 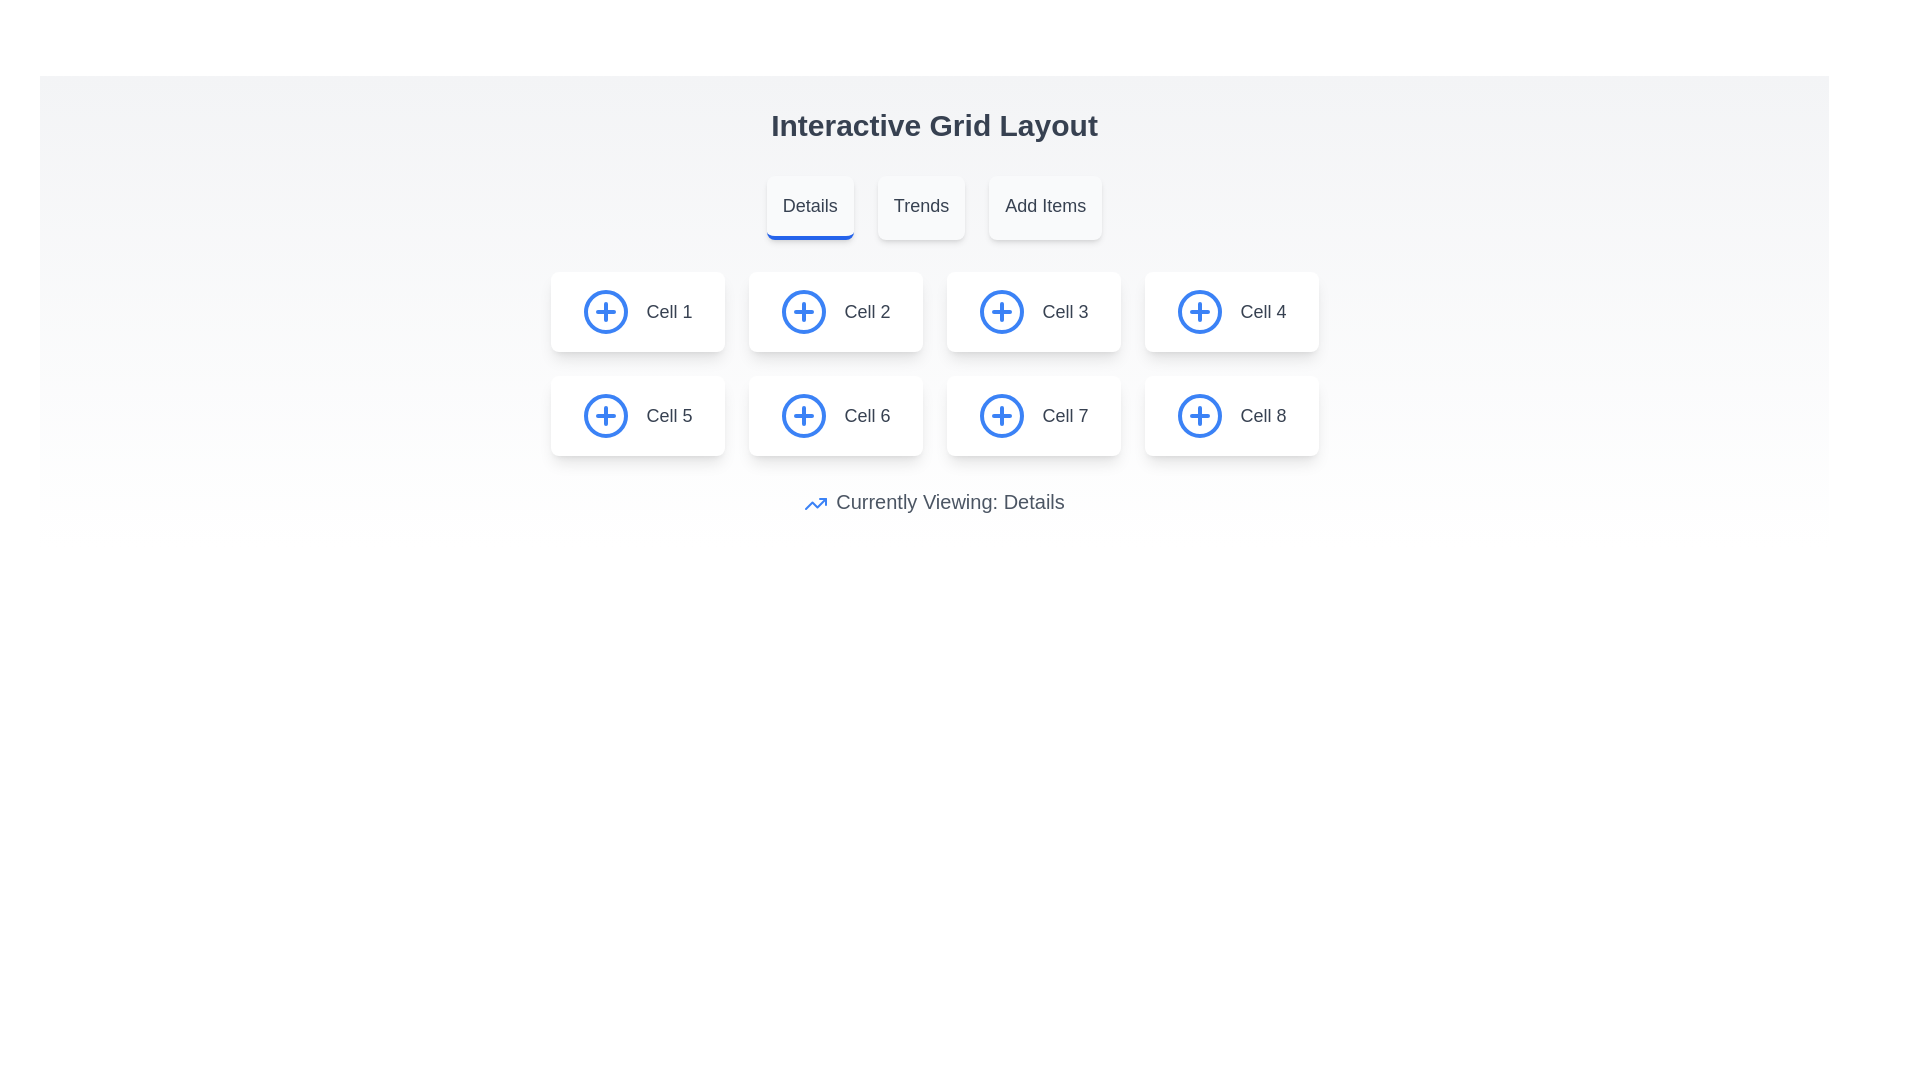 What do you see at coordinates (804, 312) in the screenshot?
I see `the SVG circle that represents the 'Add' functionality within the button labeled 'Cell 2'` at bounding box center [804, 312].